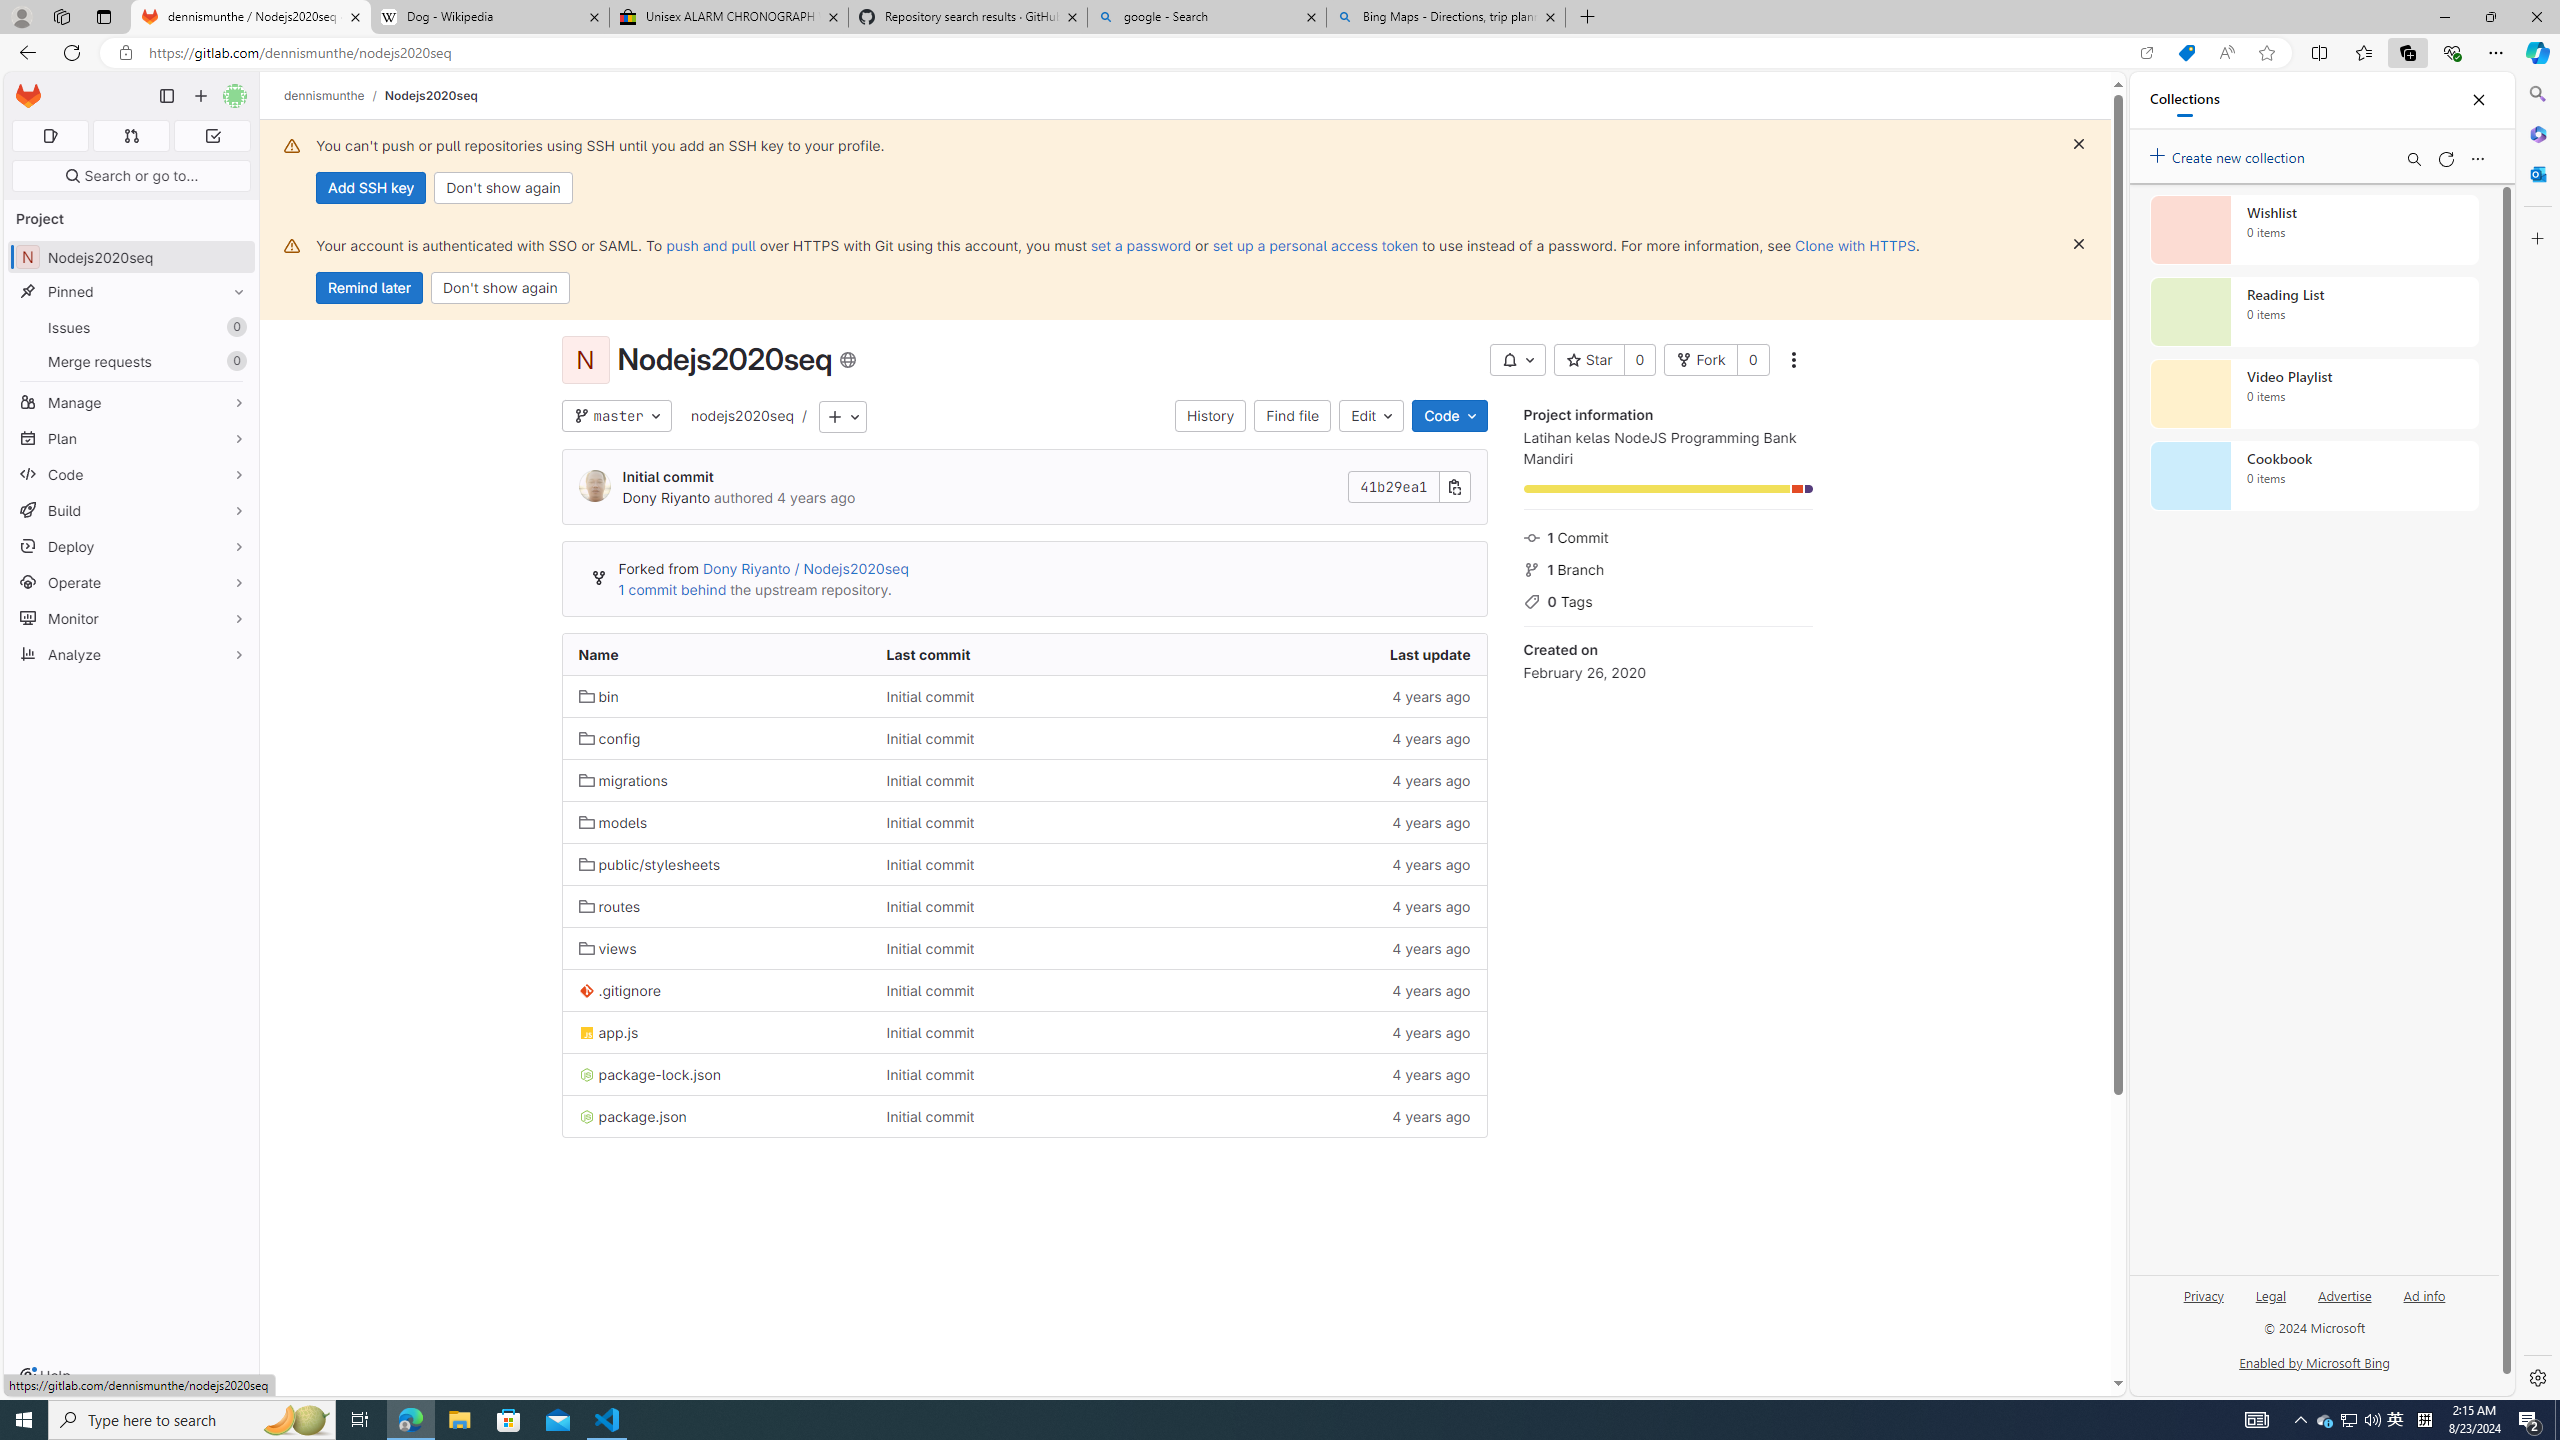 The height and width of the screenshot is (1440, 2560). What do you see at coordinates (1141, 245) in the screenshot?
I see `'set a password'` at bounding box center [1141, 245].